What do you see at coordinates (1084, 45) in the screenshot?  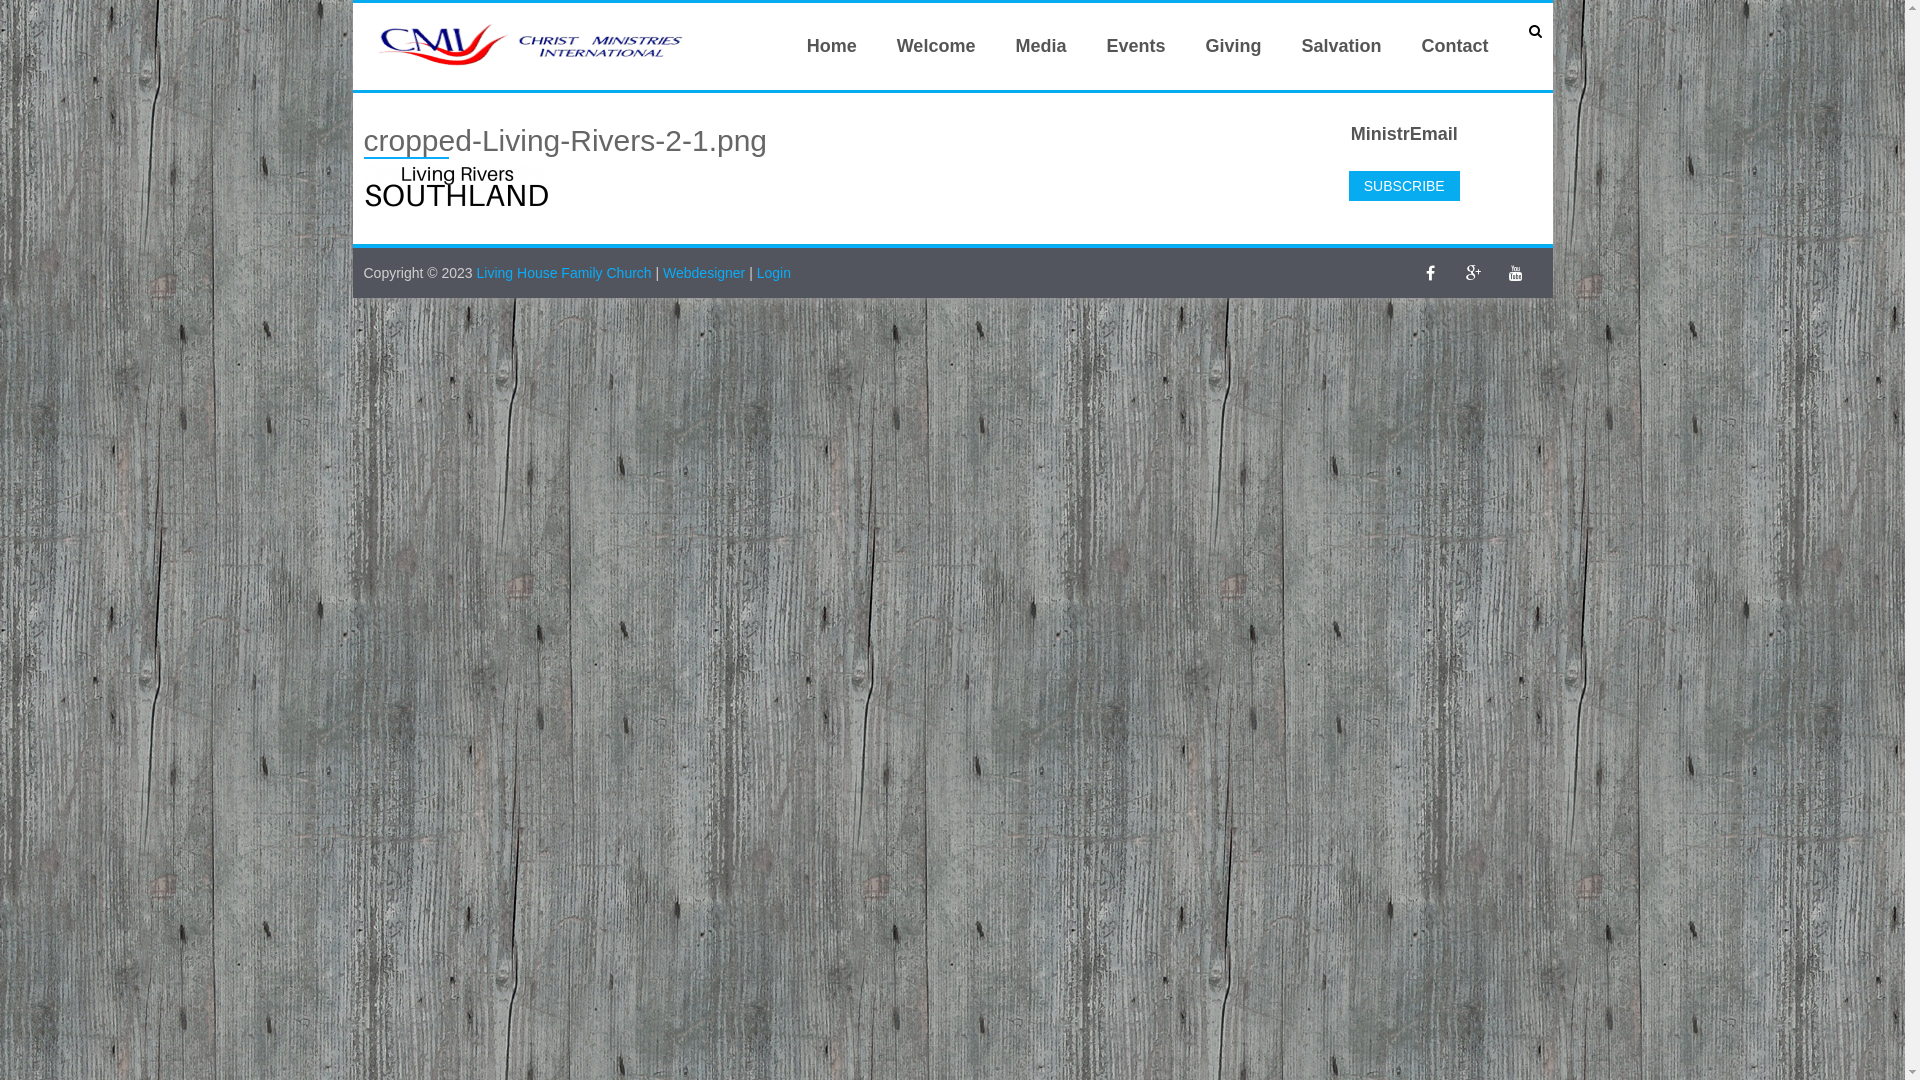 I see `'Events'` at bounding box center [1084, 45].